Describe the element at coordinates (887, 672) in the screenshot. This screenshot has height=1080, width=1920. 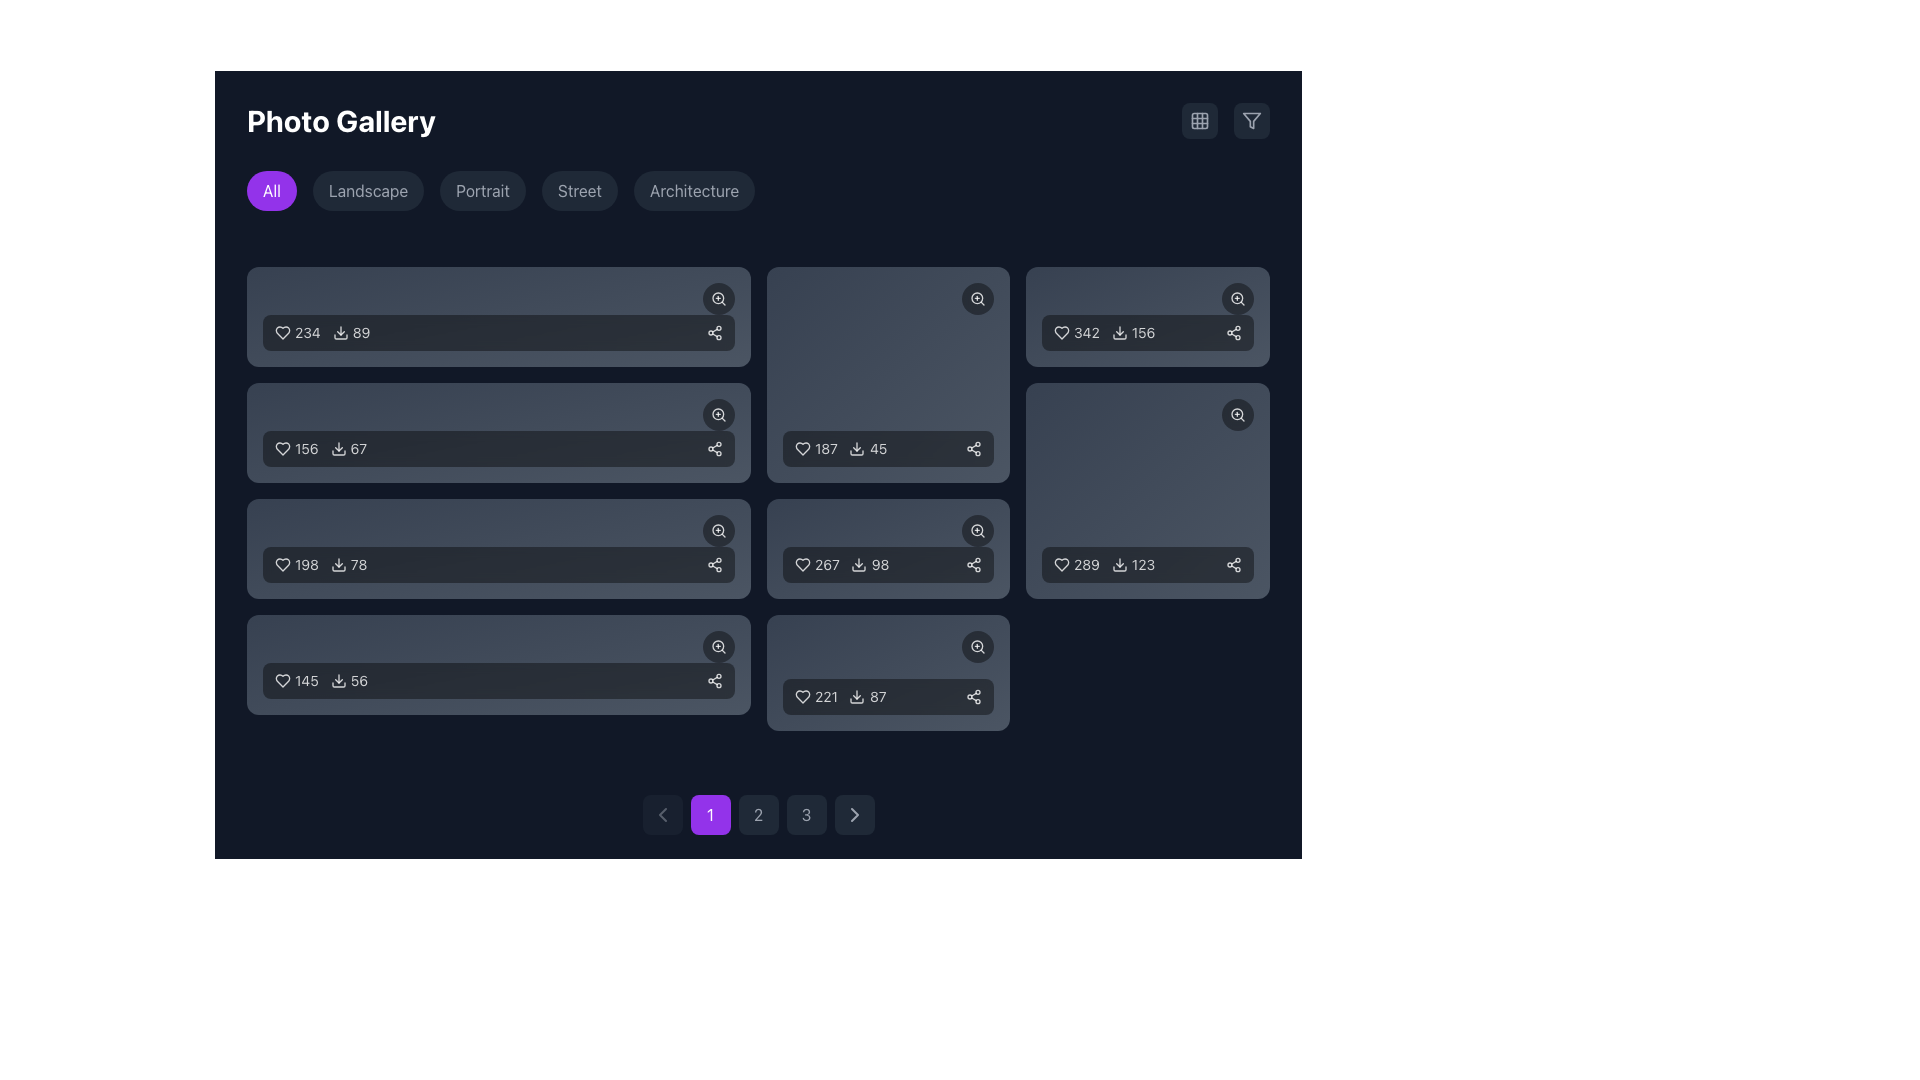
I see `the like or download icons on the interactive card located in the last row and third column of the grid layout to interact with the respective counters` at that location.